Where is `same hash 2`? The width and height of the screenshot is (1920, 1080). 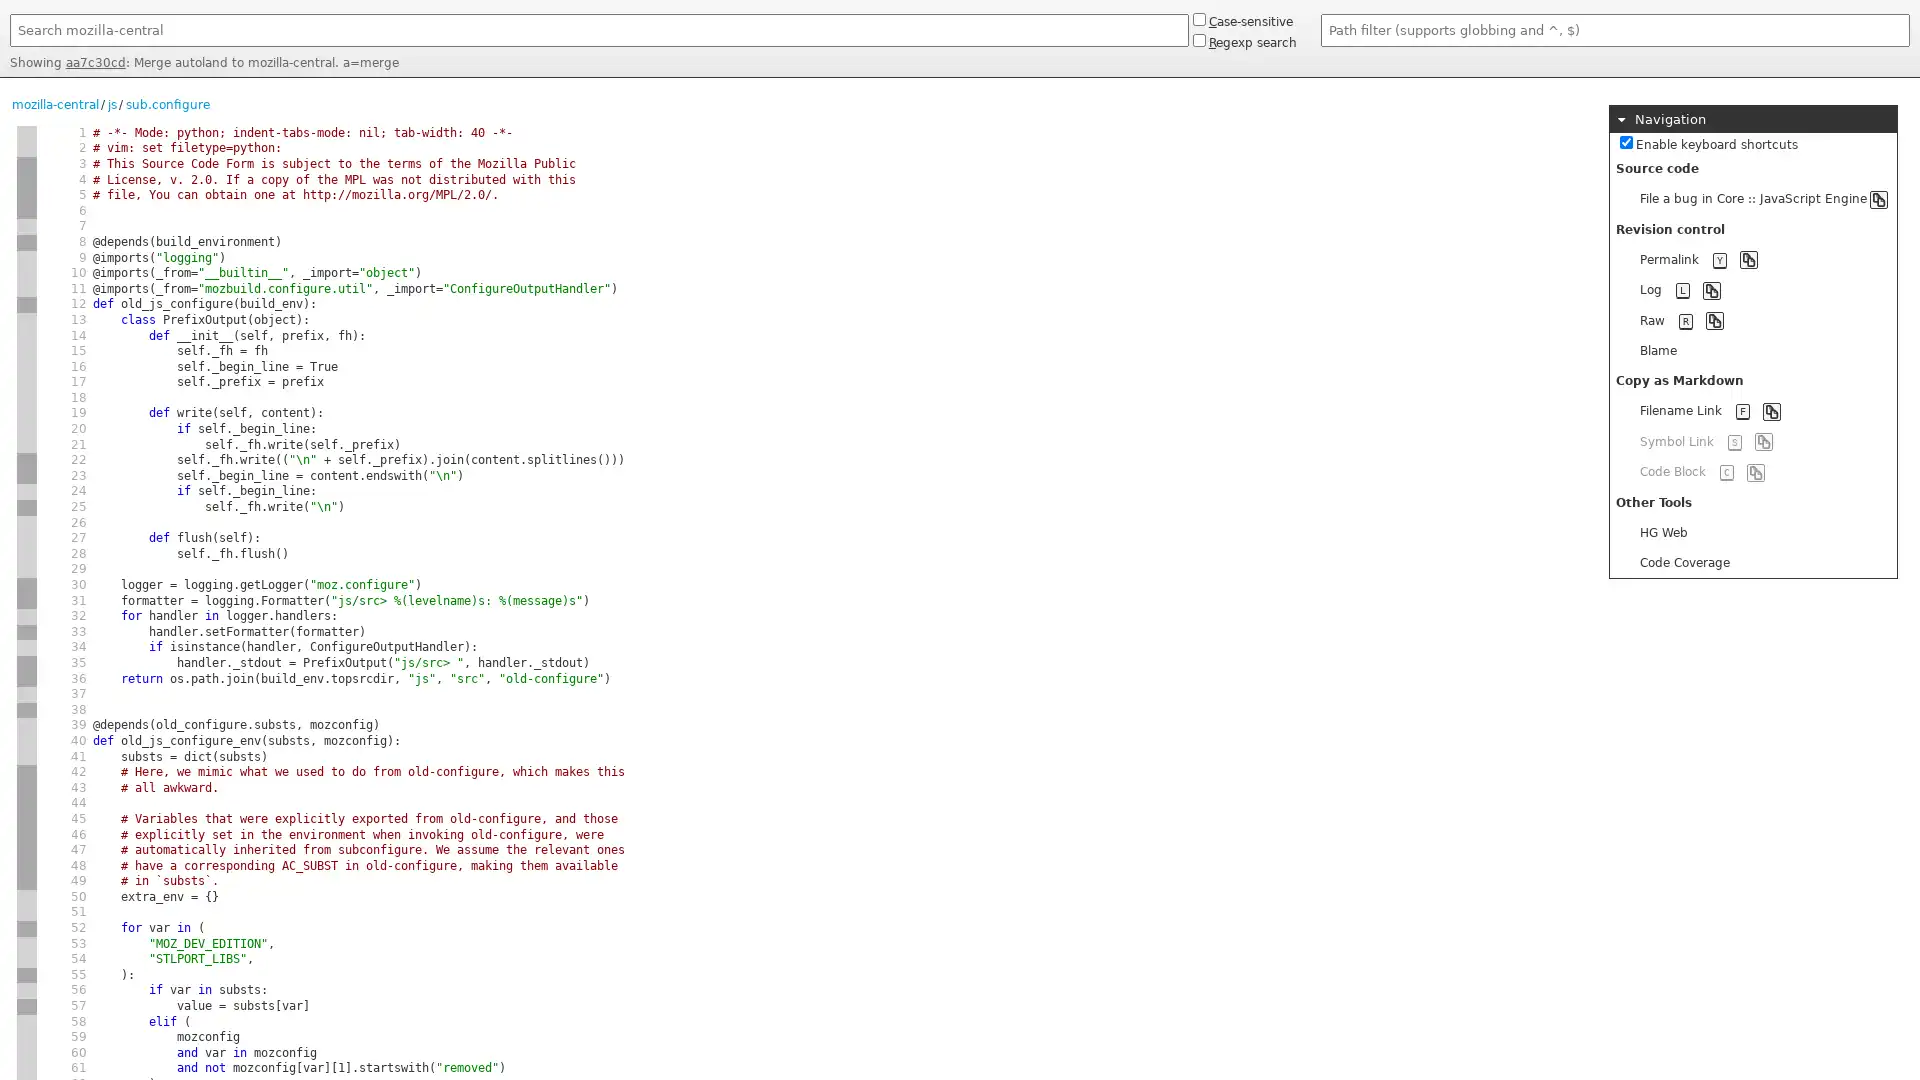
same hash 2 is located at coordinates (27, 865).